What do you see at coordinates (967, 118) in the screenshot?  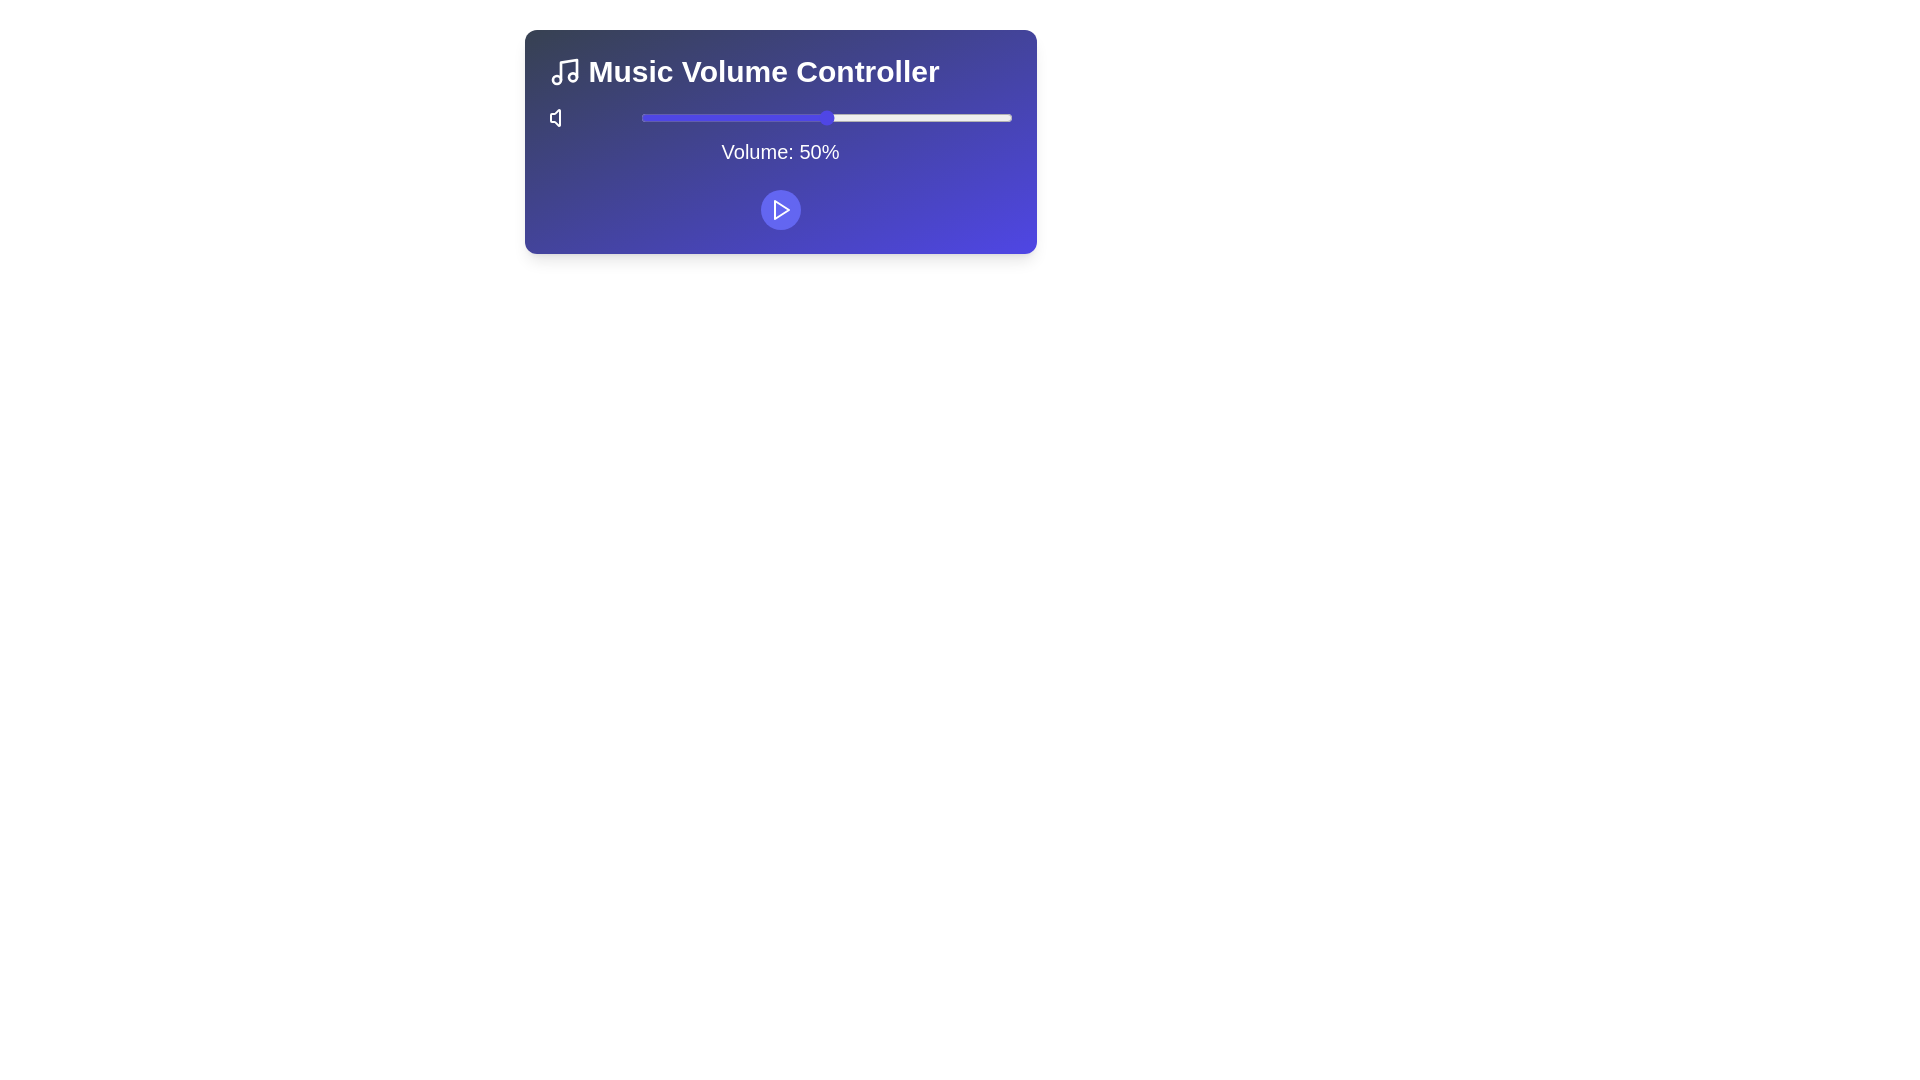 I see `the volume slider to 88%` at bounding box center [967, 118].